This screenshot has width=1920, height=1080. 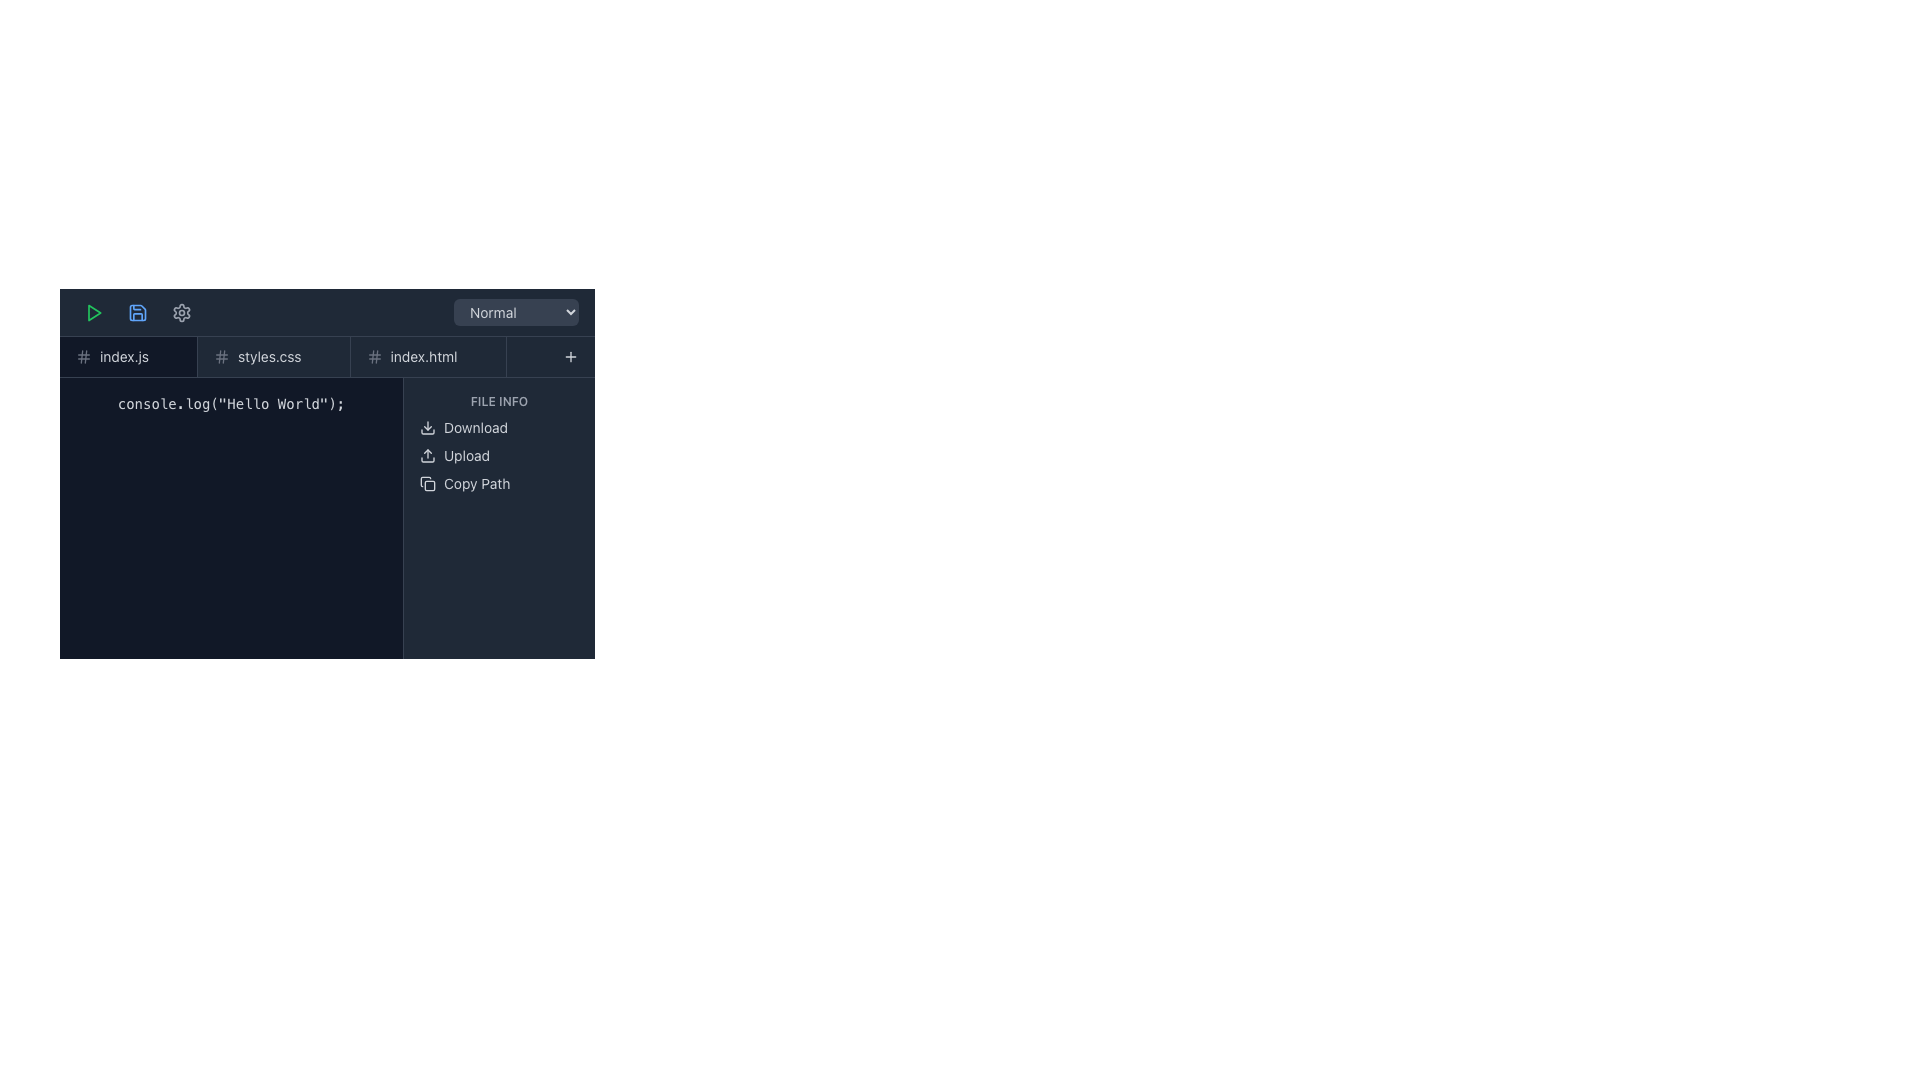 What do you see at coordinates (93, 312) in the screenshot?
I see `the triangular-shaped green play button located in the top left corner of its section` at bounding box center [93, 312].